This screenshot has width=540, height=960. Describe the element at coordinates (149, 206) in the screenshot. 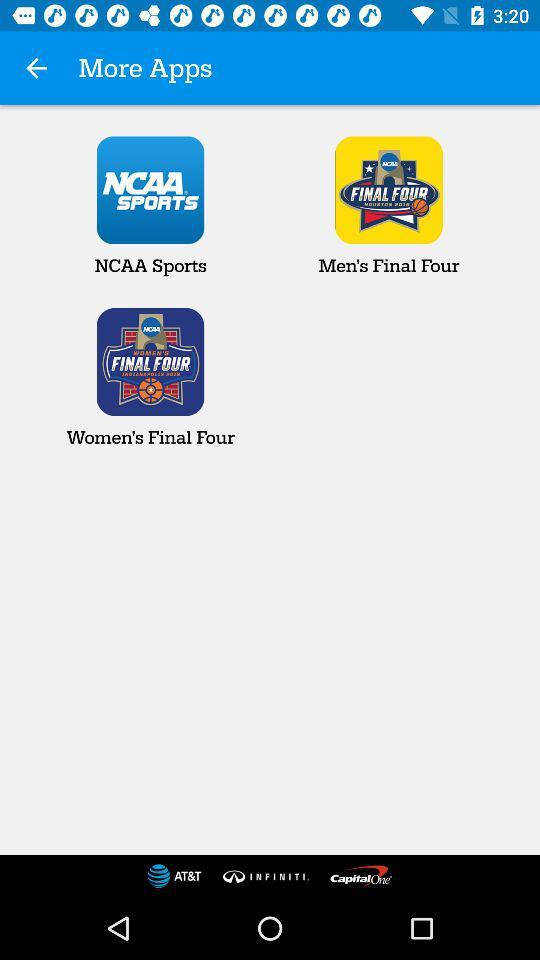

I see `the ncaa sports icon` at that location.